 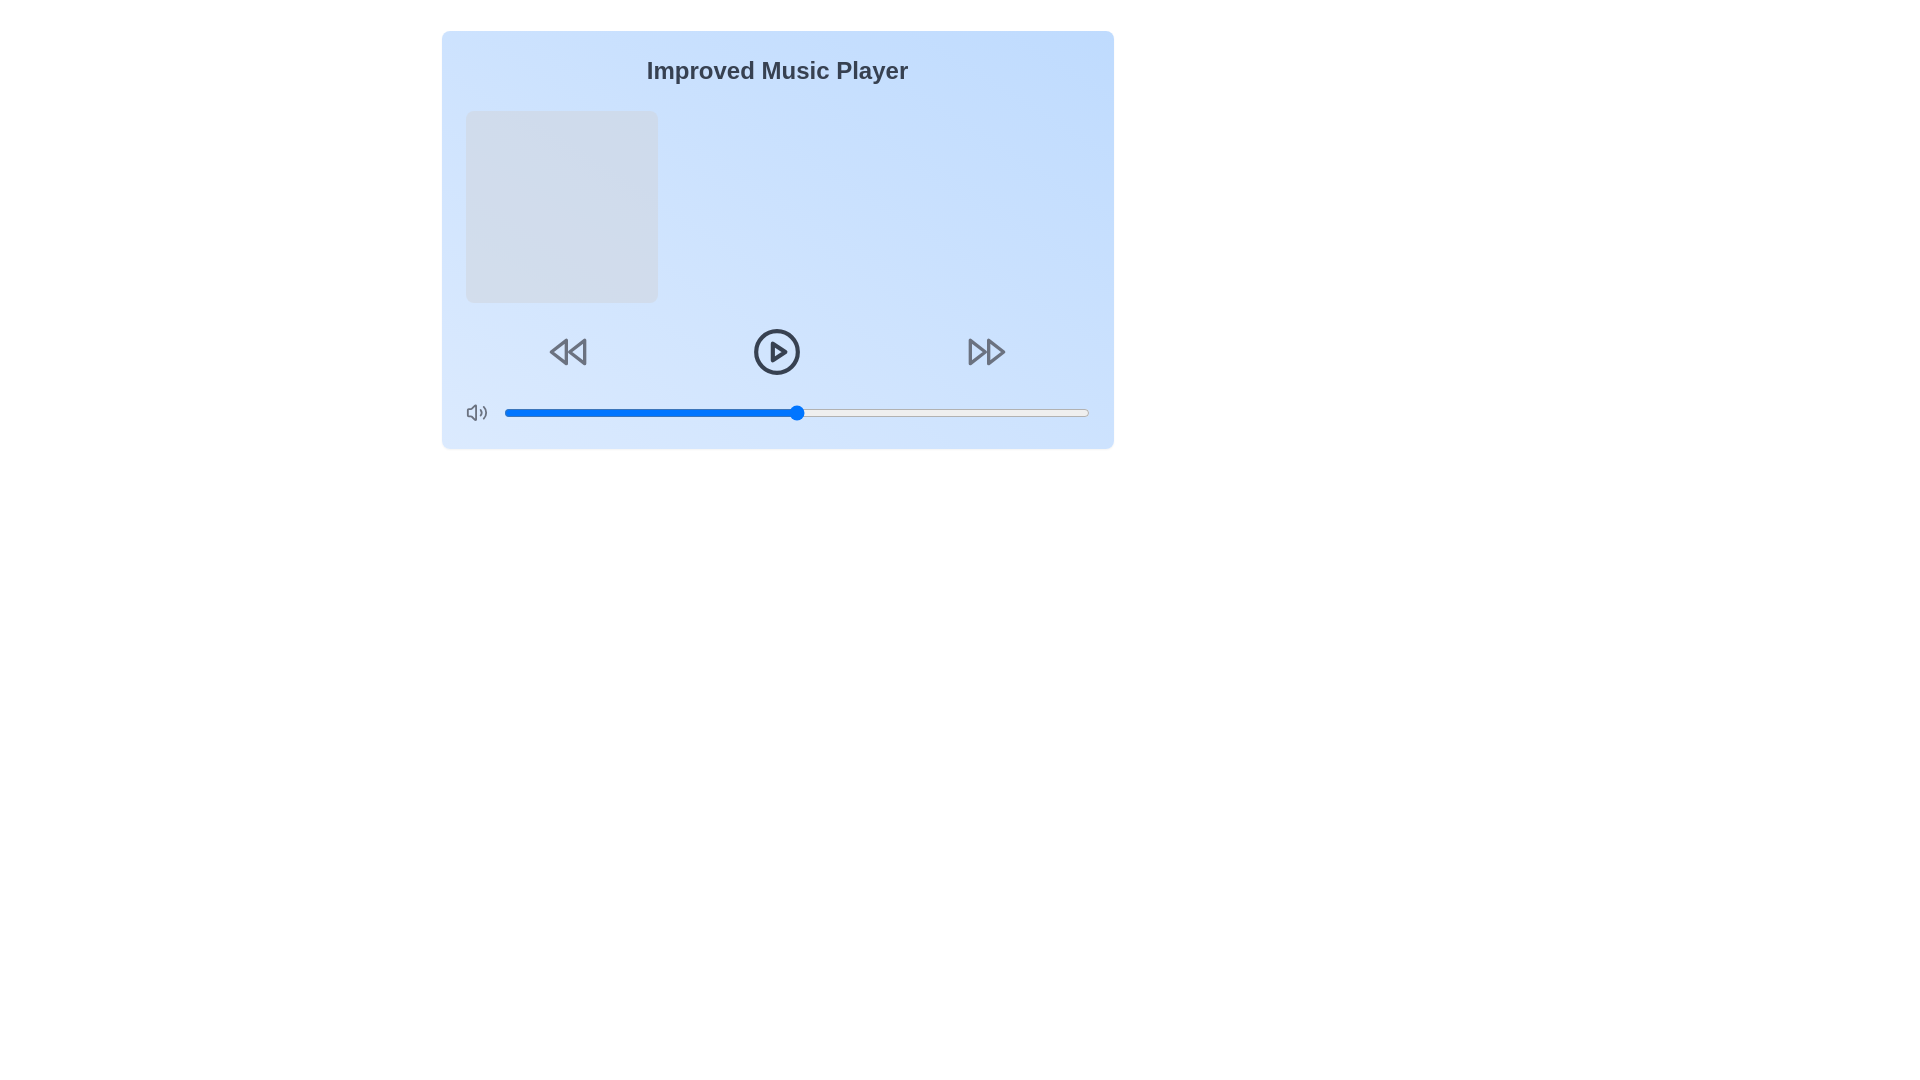 I want to click on the circular play button with a geometric play icon located below the title 'Improved Music Player' in the music player control area, so click(x=776, y=350).